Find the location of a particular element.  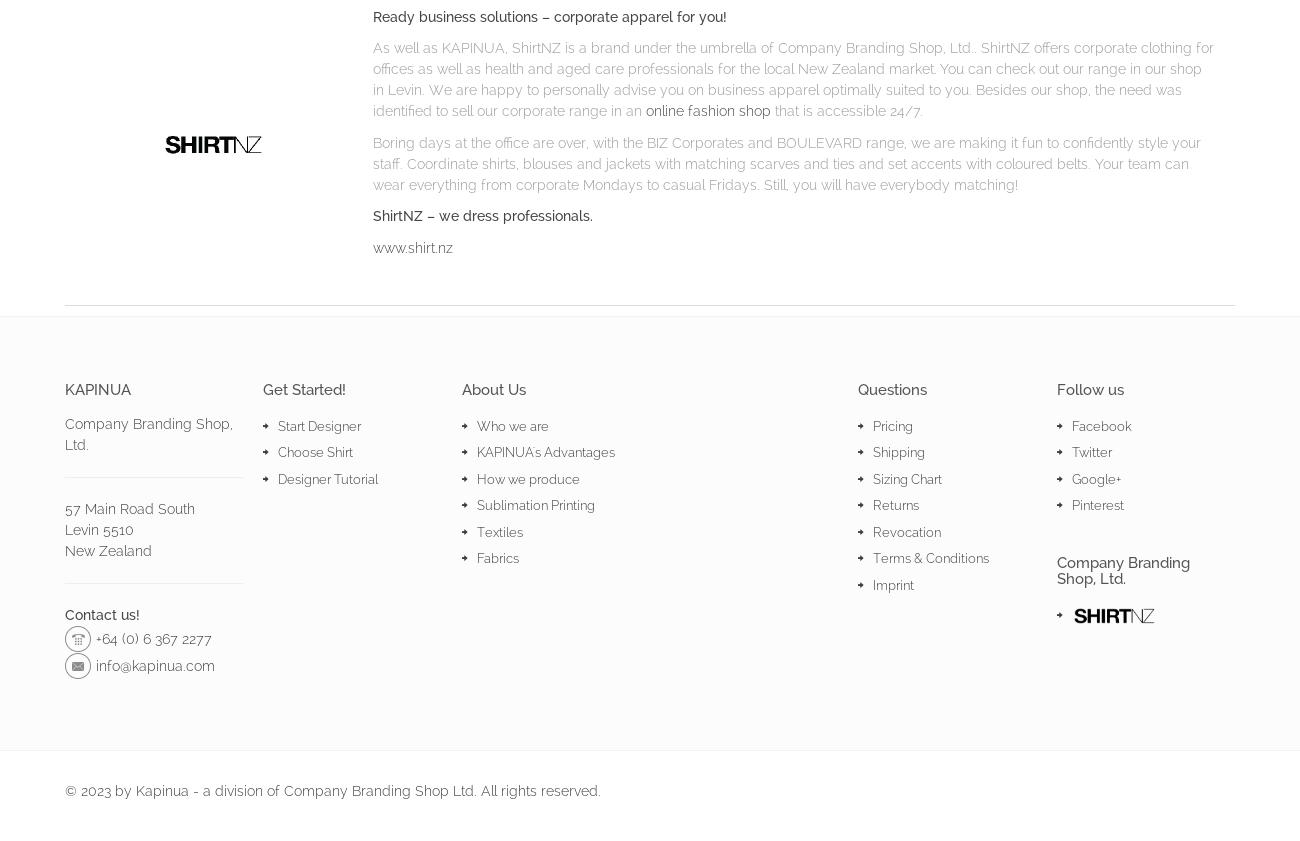

'Choose Shirt' is located at coordinates (315, 452).